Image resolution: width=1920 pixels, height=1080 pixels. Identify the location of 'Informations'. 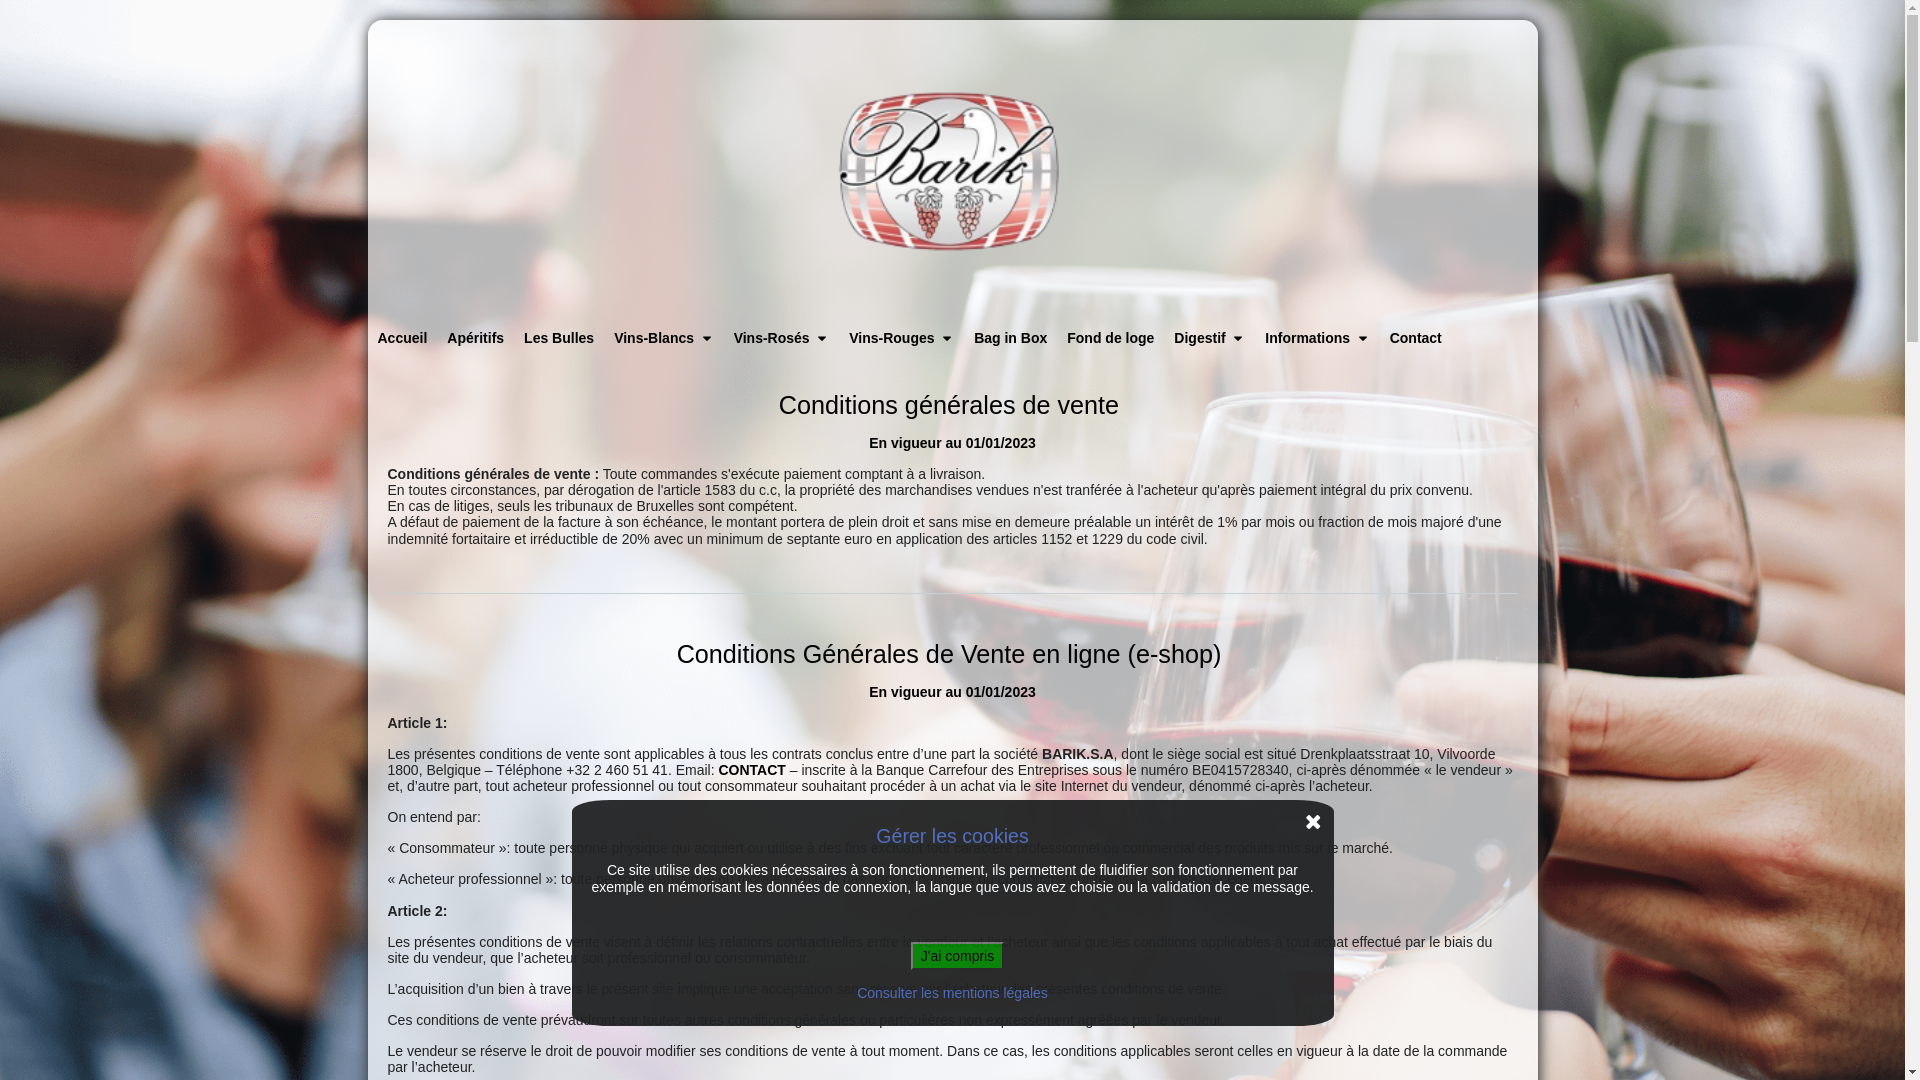
(1316, 337).